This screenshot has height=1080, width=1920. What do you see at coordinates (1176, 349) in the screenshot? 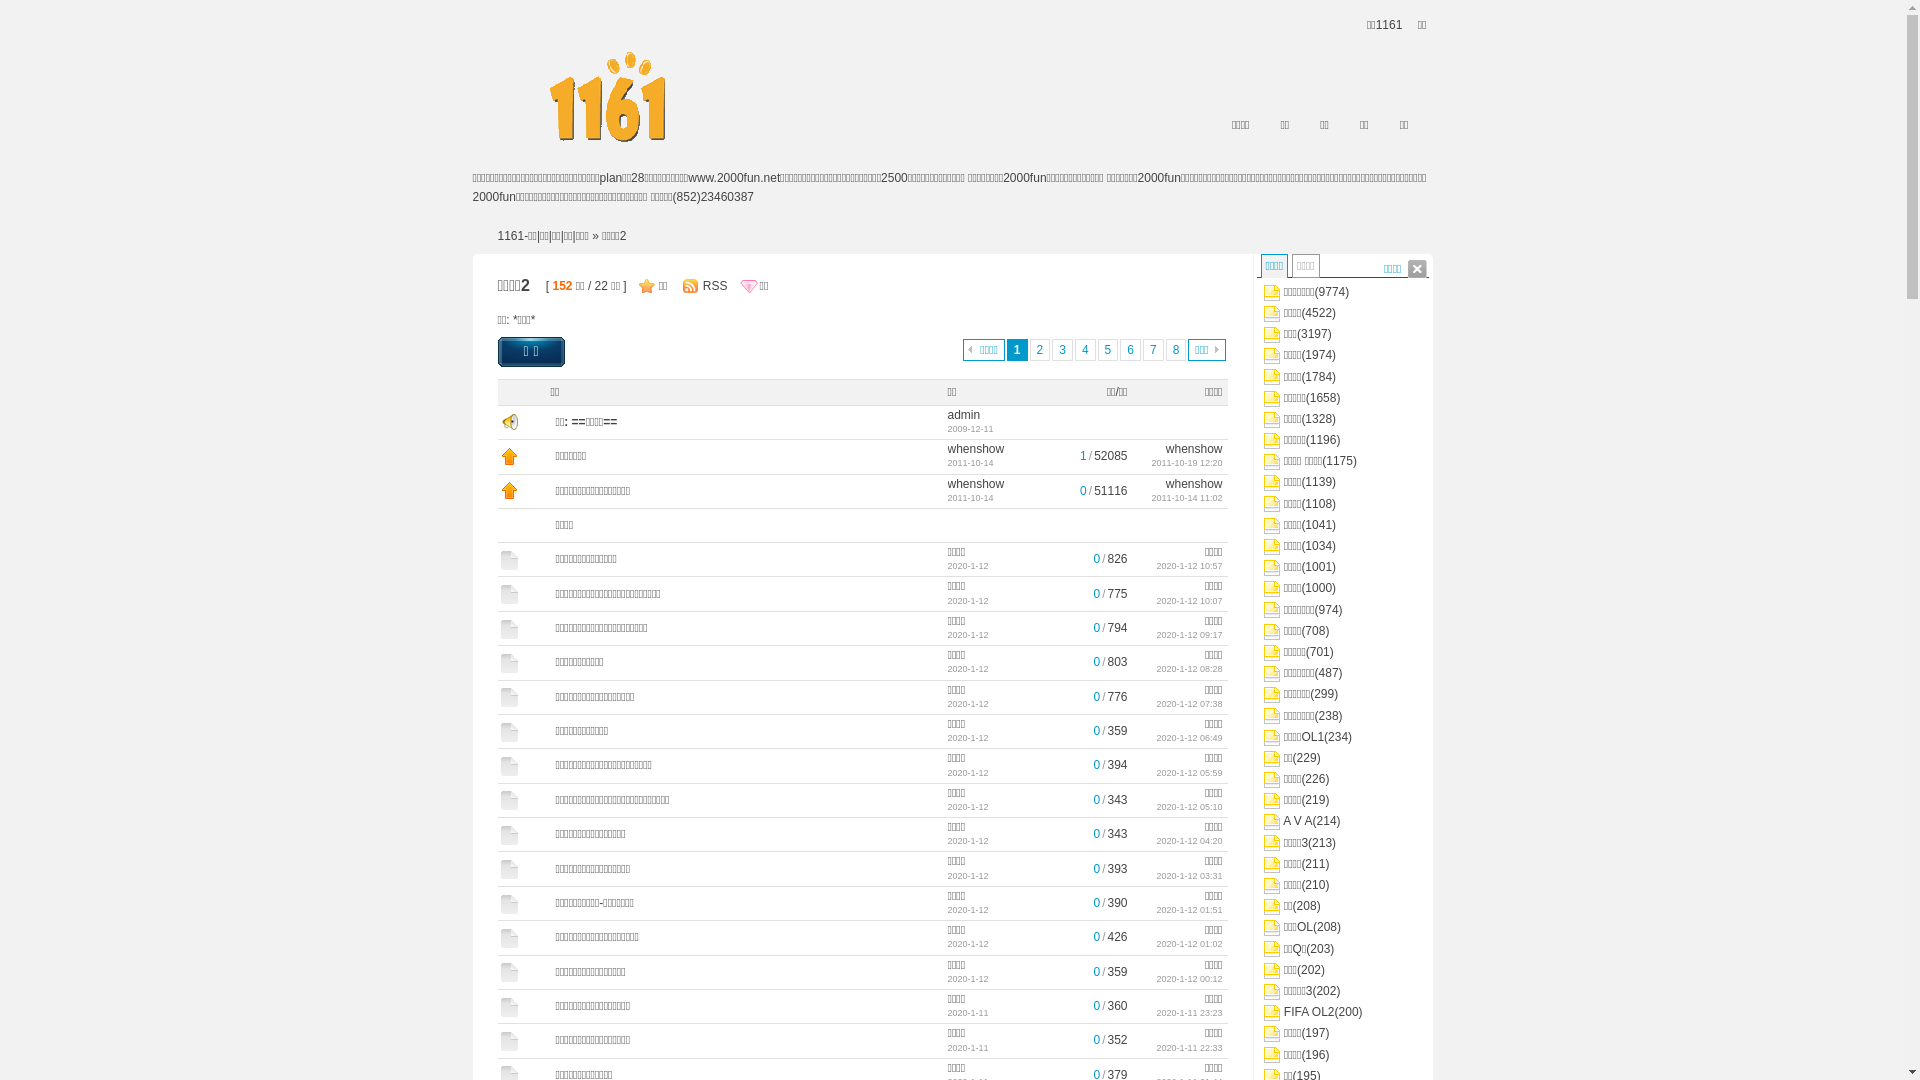
I see `'8'` at bounding box center [1176, 349].